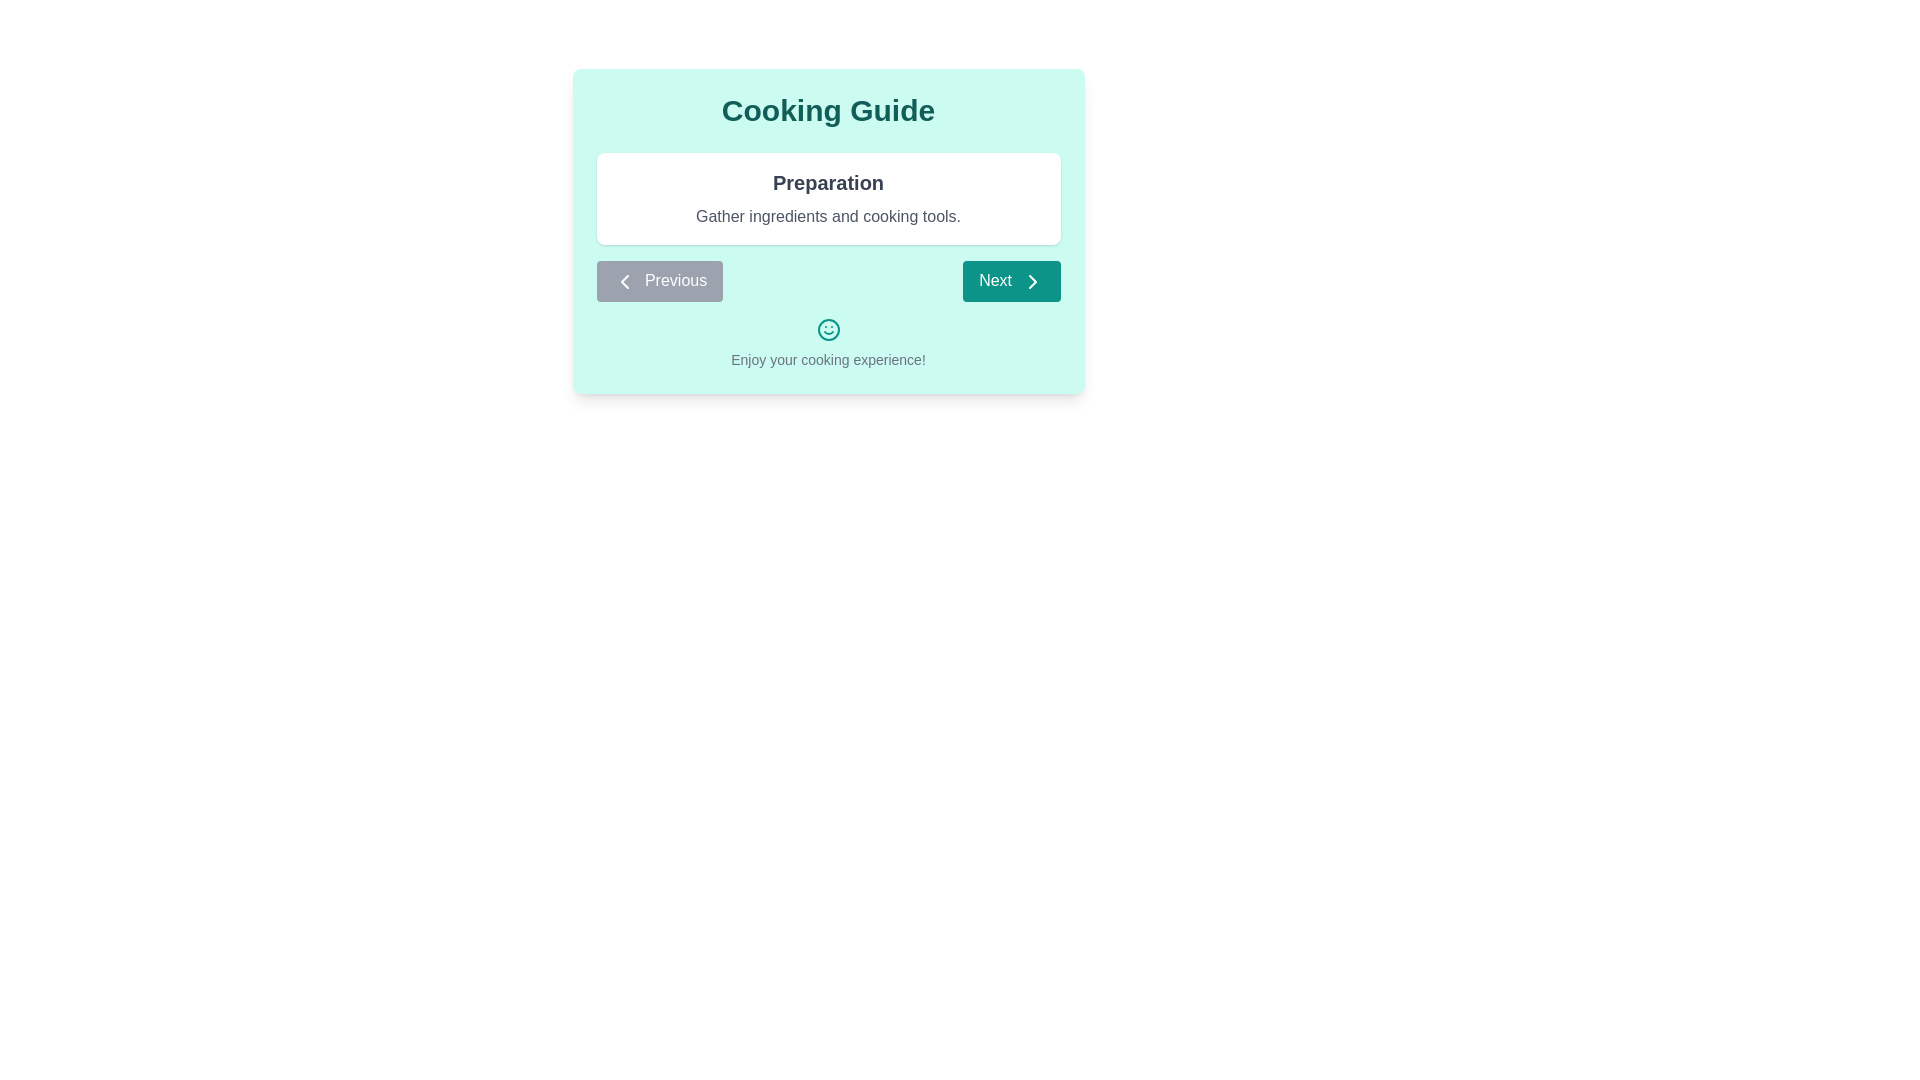  Describe the element at coordinates (1032, 281) in the screenshot. I see `the teal arrow icon pointing to the right within the 'Next' button, located to the right of the button text` at that location.